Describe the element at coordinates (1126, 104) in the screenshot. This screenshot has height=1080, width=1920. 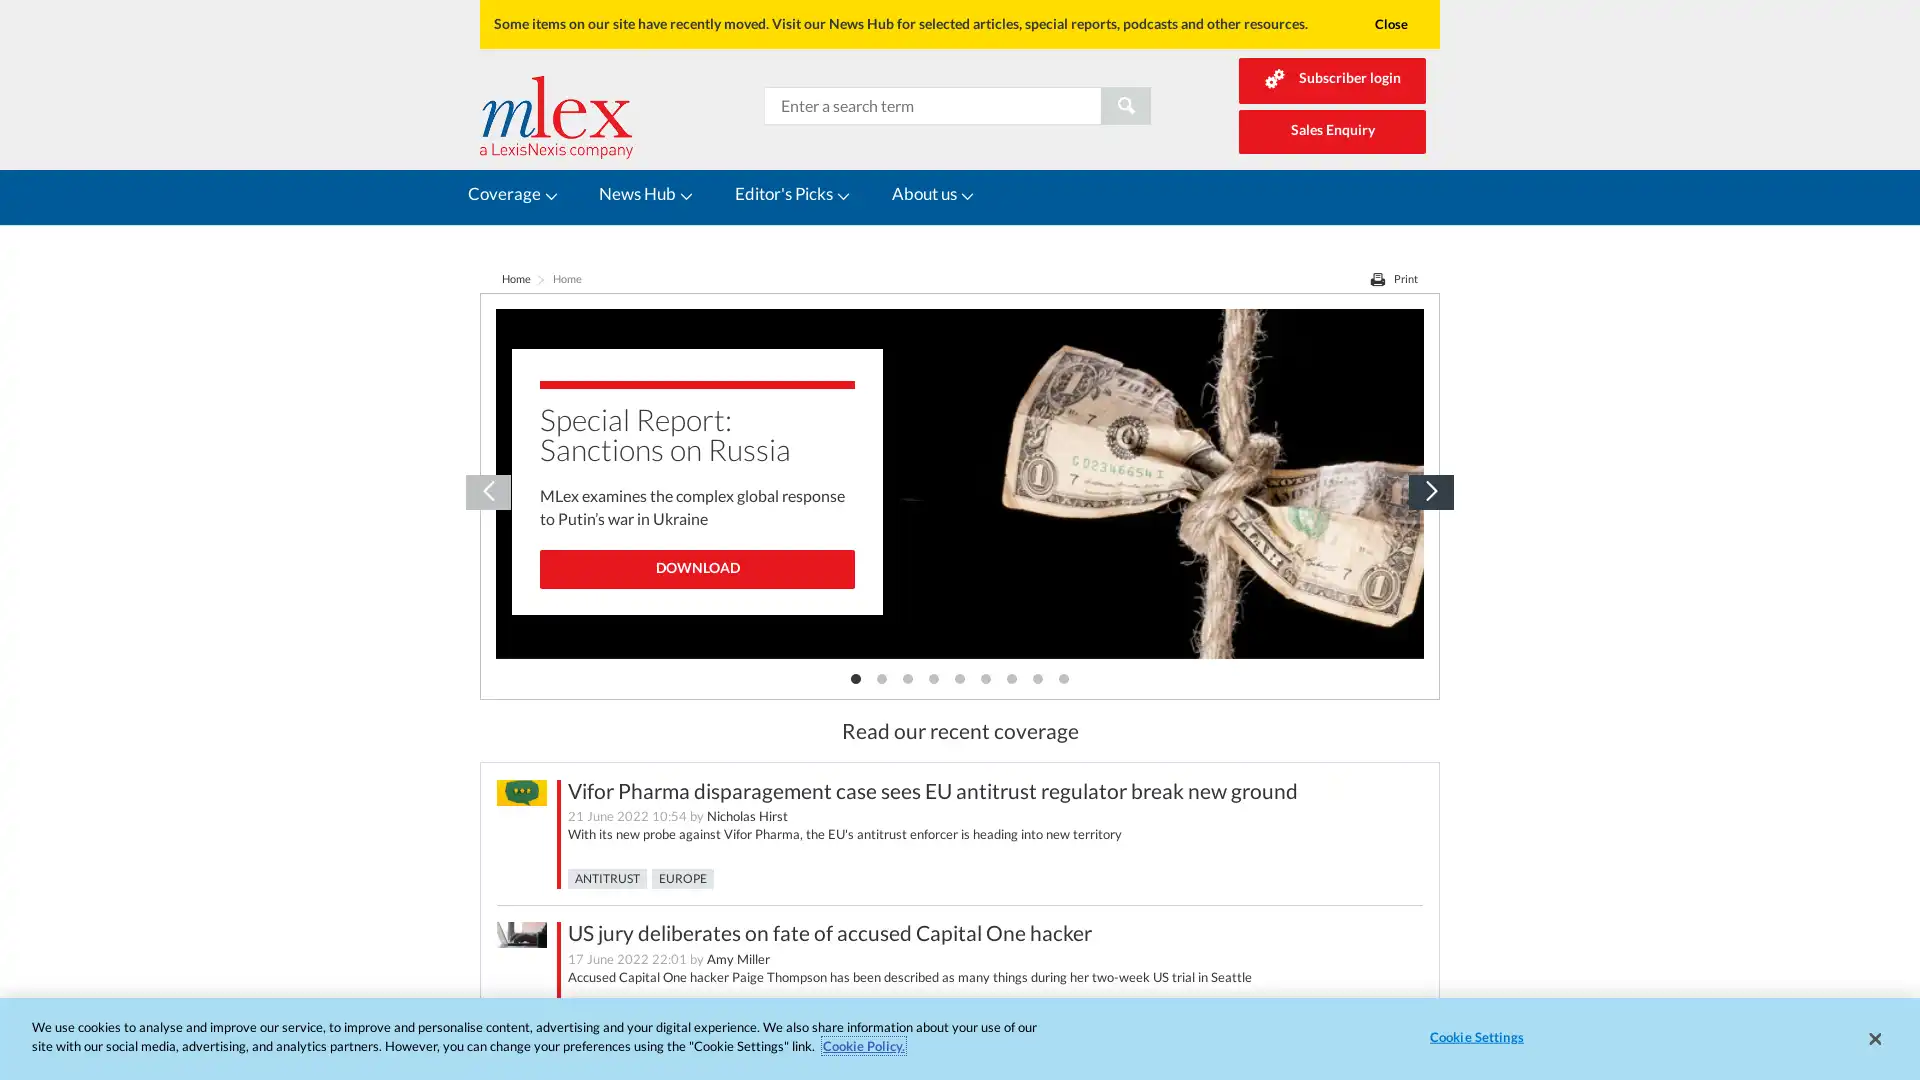
I see `Search` at that location.